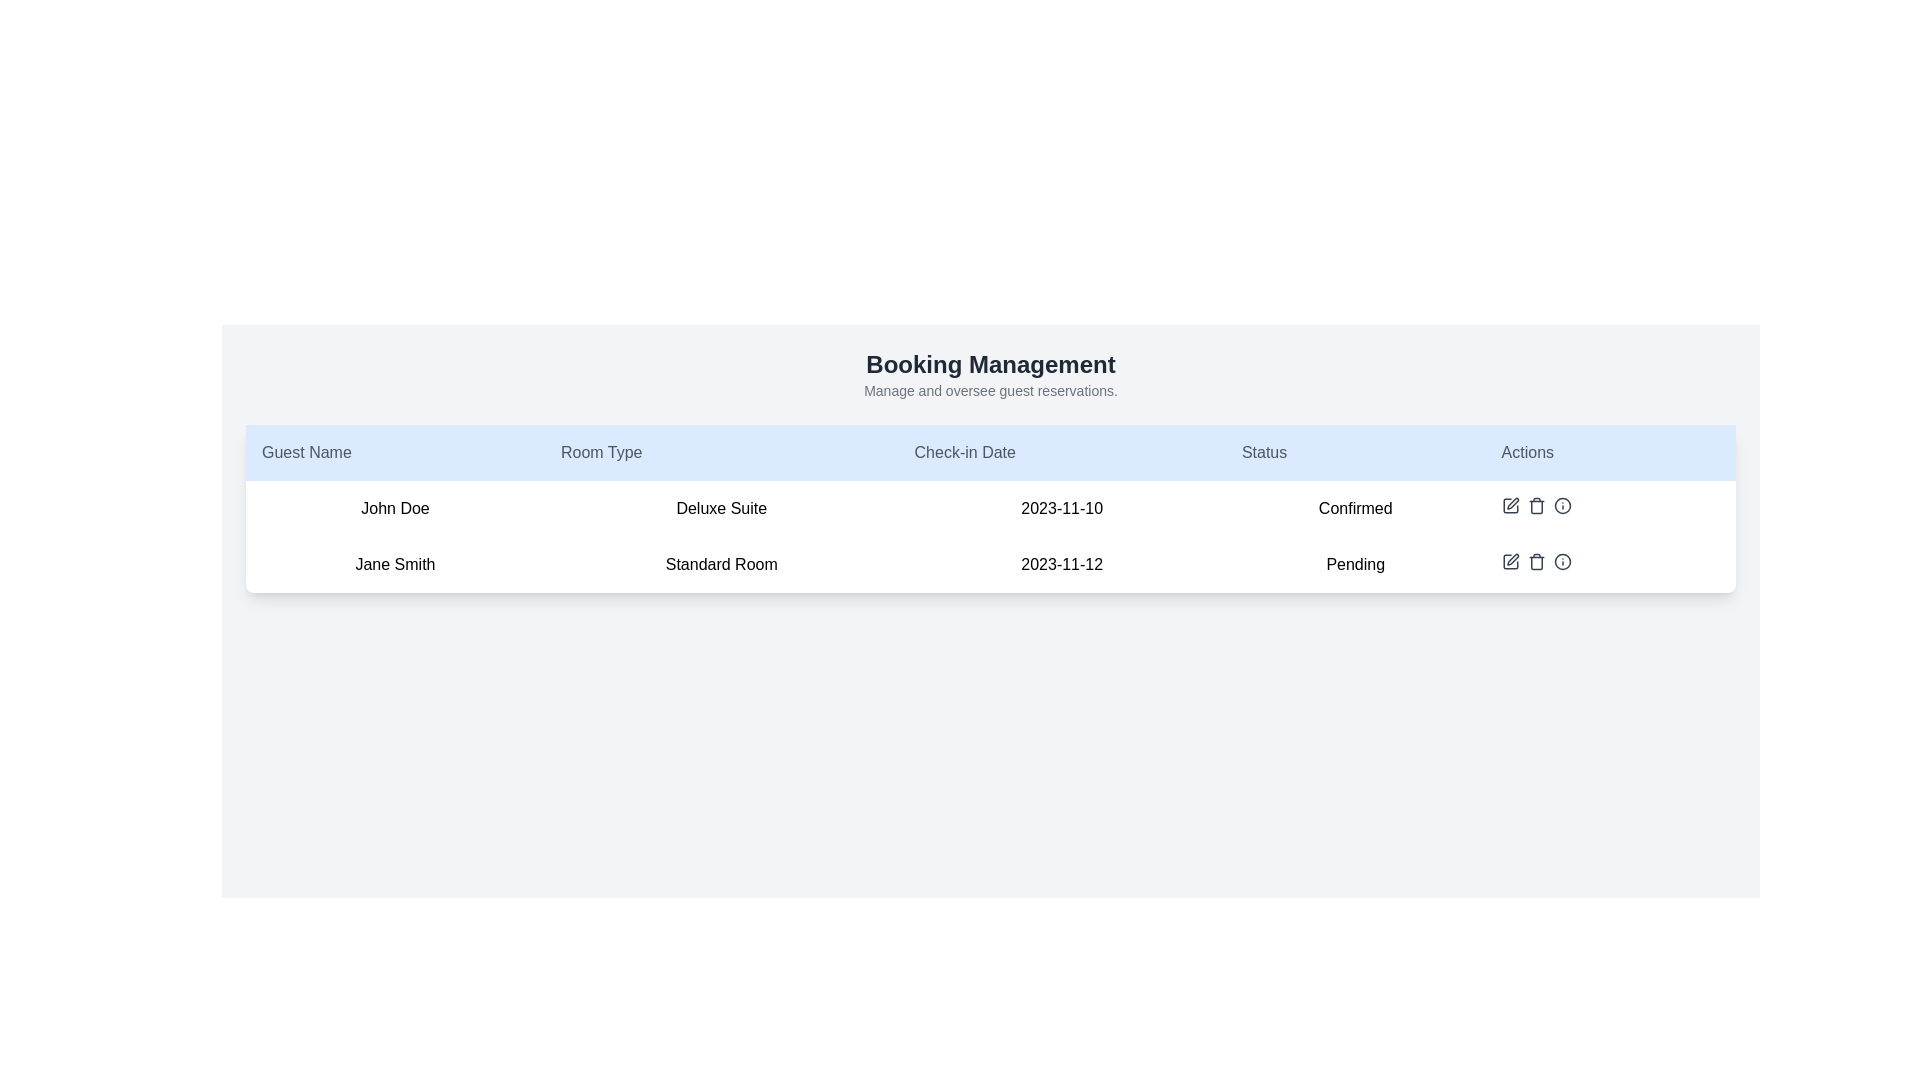 This screenshot has height=1080, width=1920. What do you see at coordinates (990, 365) in the screenshot?
I see `text of the heading element that contains 'Booking Management', which is styled prominently in bold and larger font near the top center of the page` at bounding box center [990, 365].